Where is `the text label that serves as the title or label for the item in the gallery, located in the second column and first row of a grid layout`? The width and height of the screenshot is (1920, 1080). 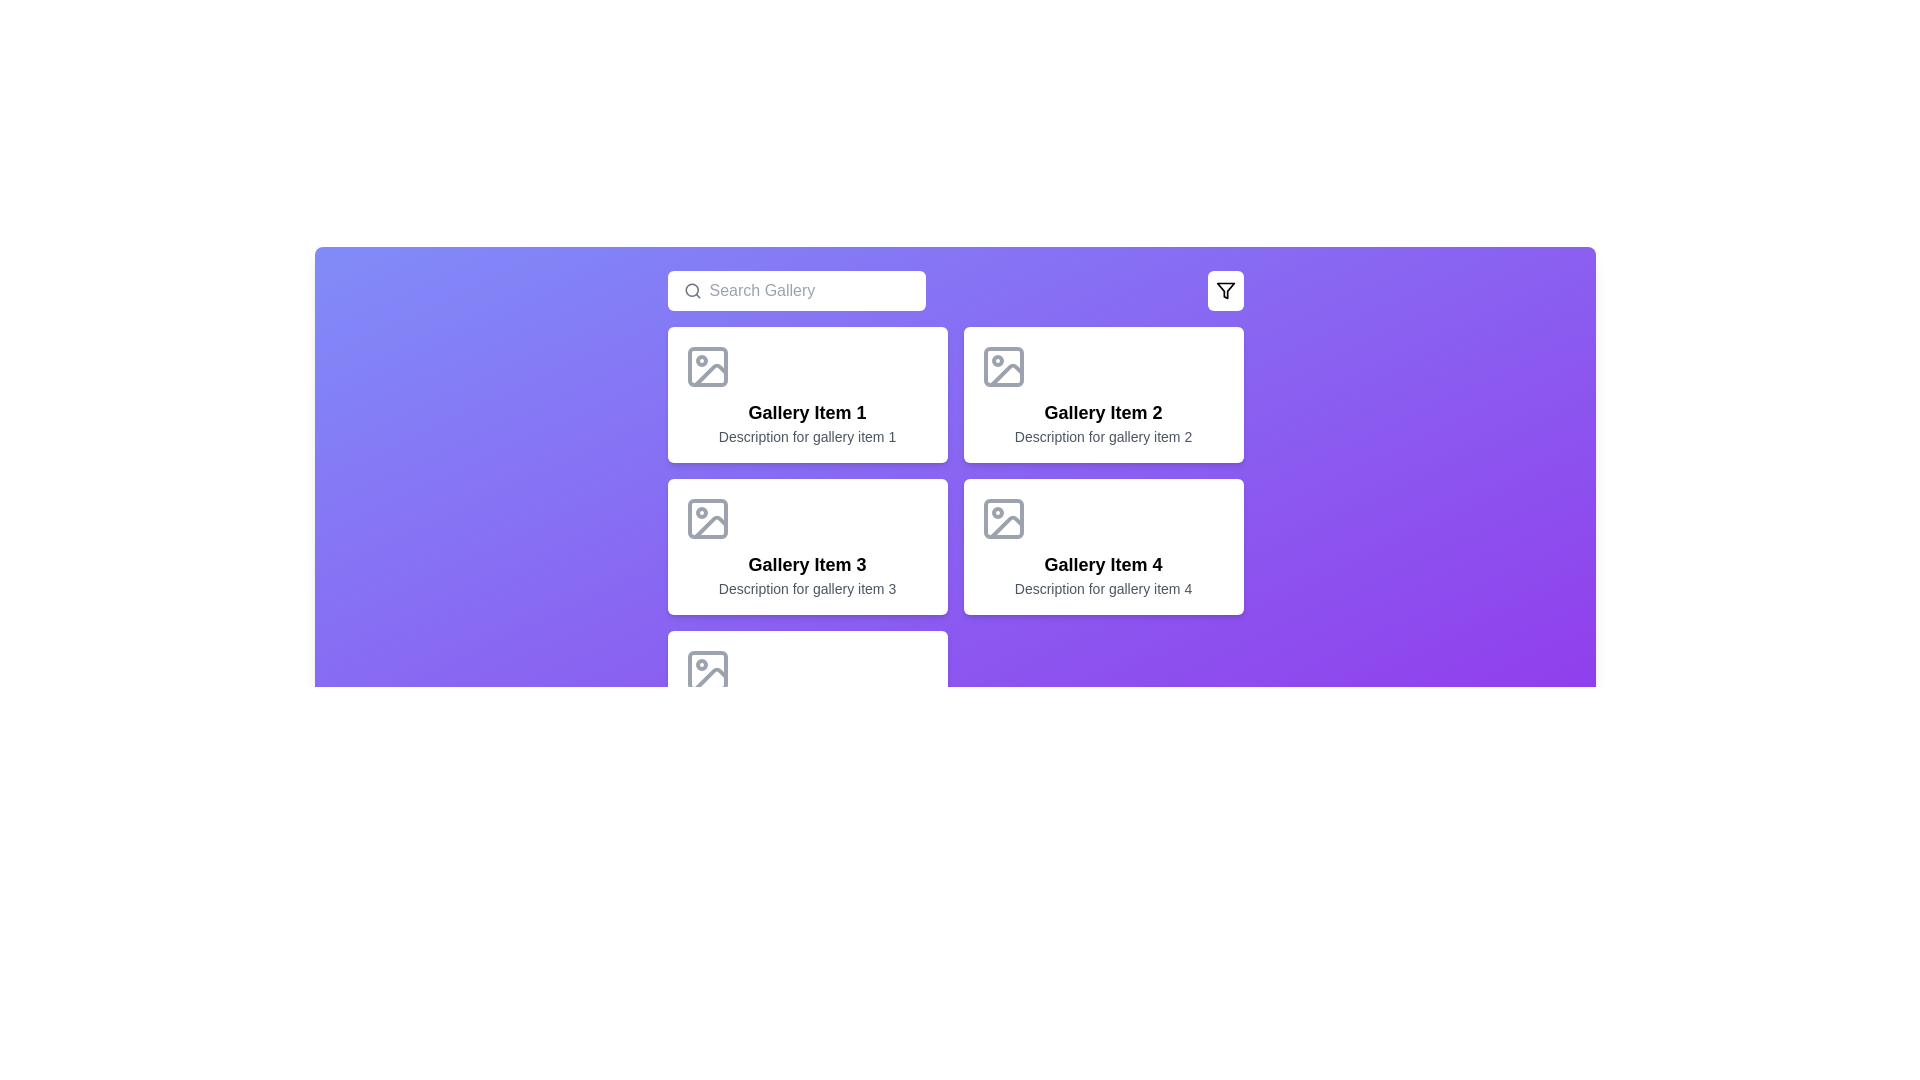 the text label that serves as the title or label for the item in the gallery, located in the second column and first row of a grid layout is located at coordinates (1102, 411).